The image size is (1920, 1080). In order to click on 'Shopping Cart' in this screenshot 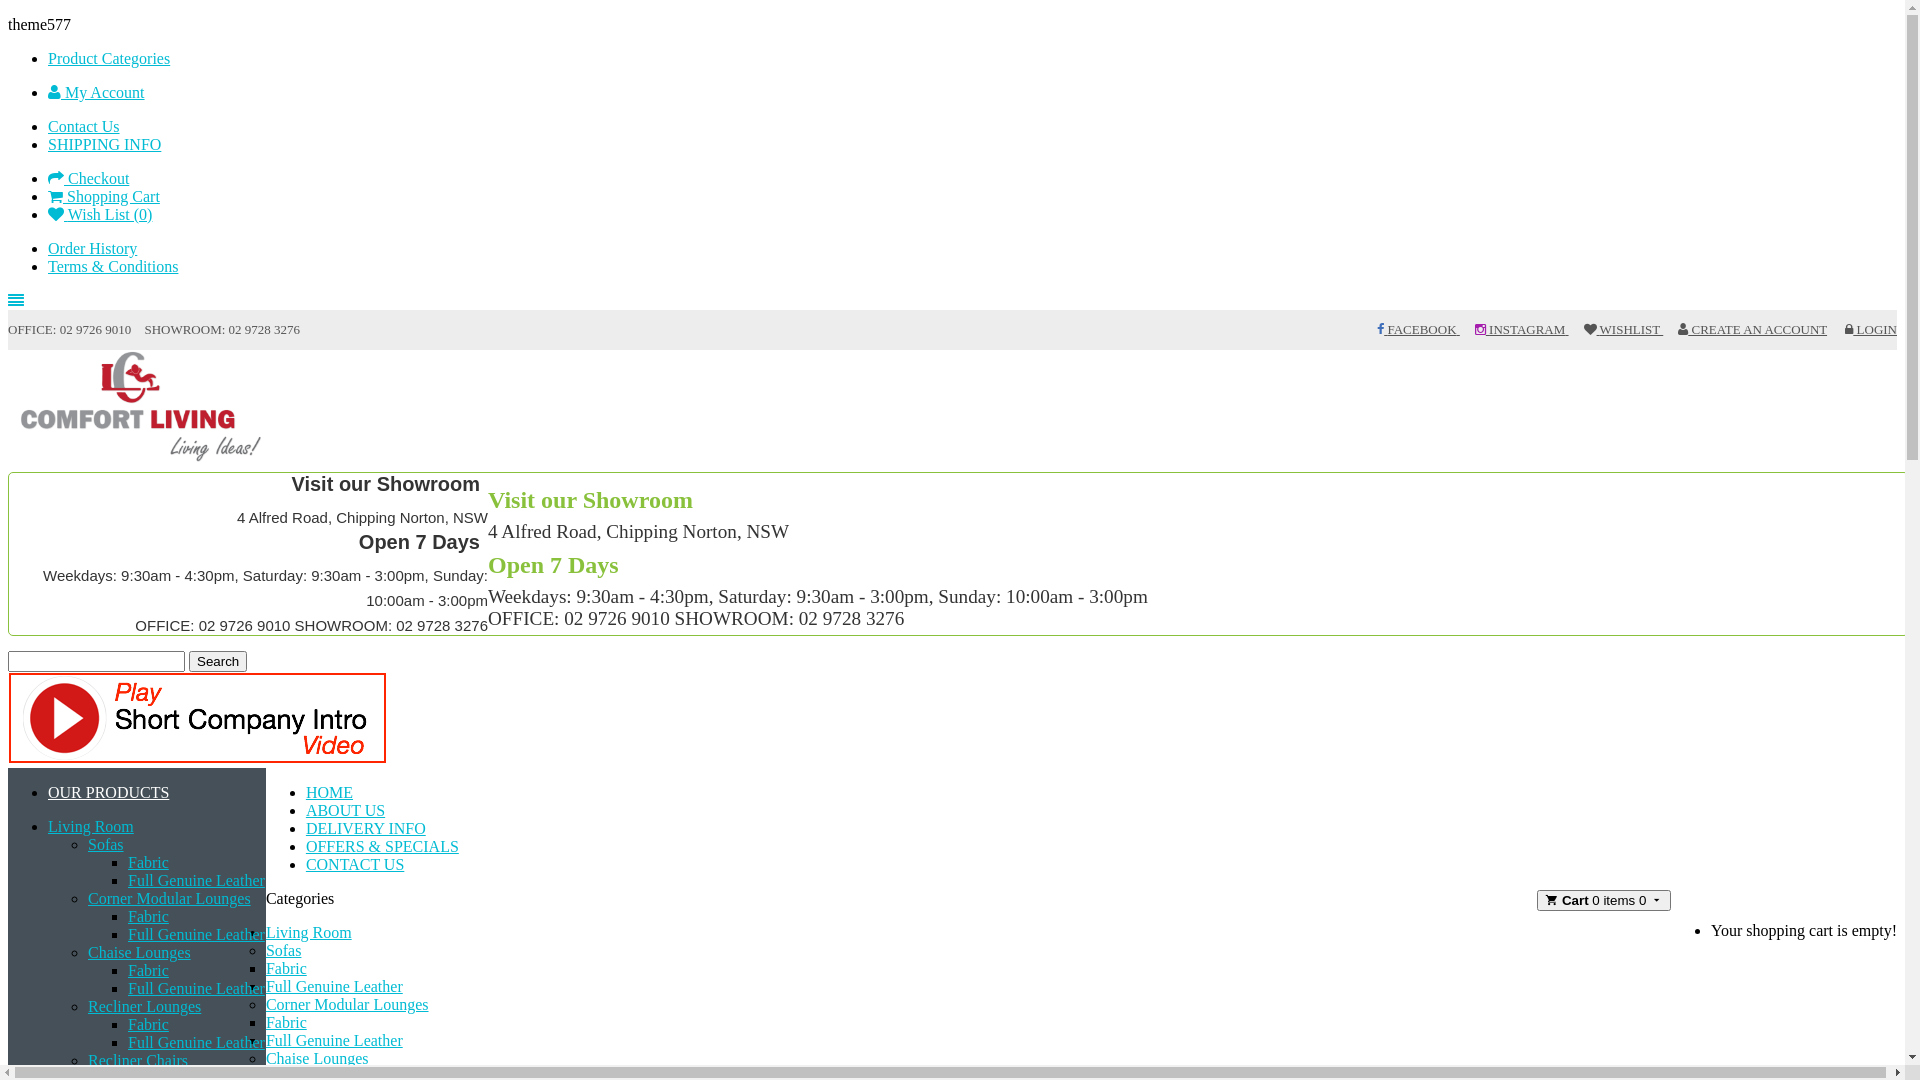, I will do `click(48, 196)`.